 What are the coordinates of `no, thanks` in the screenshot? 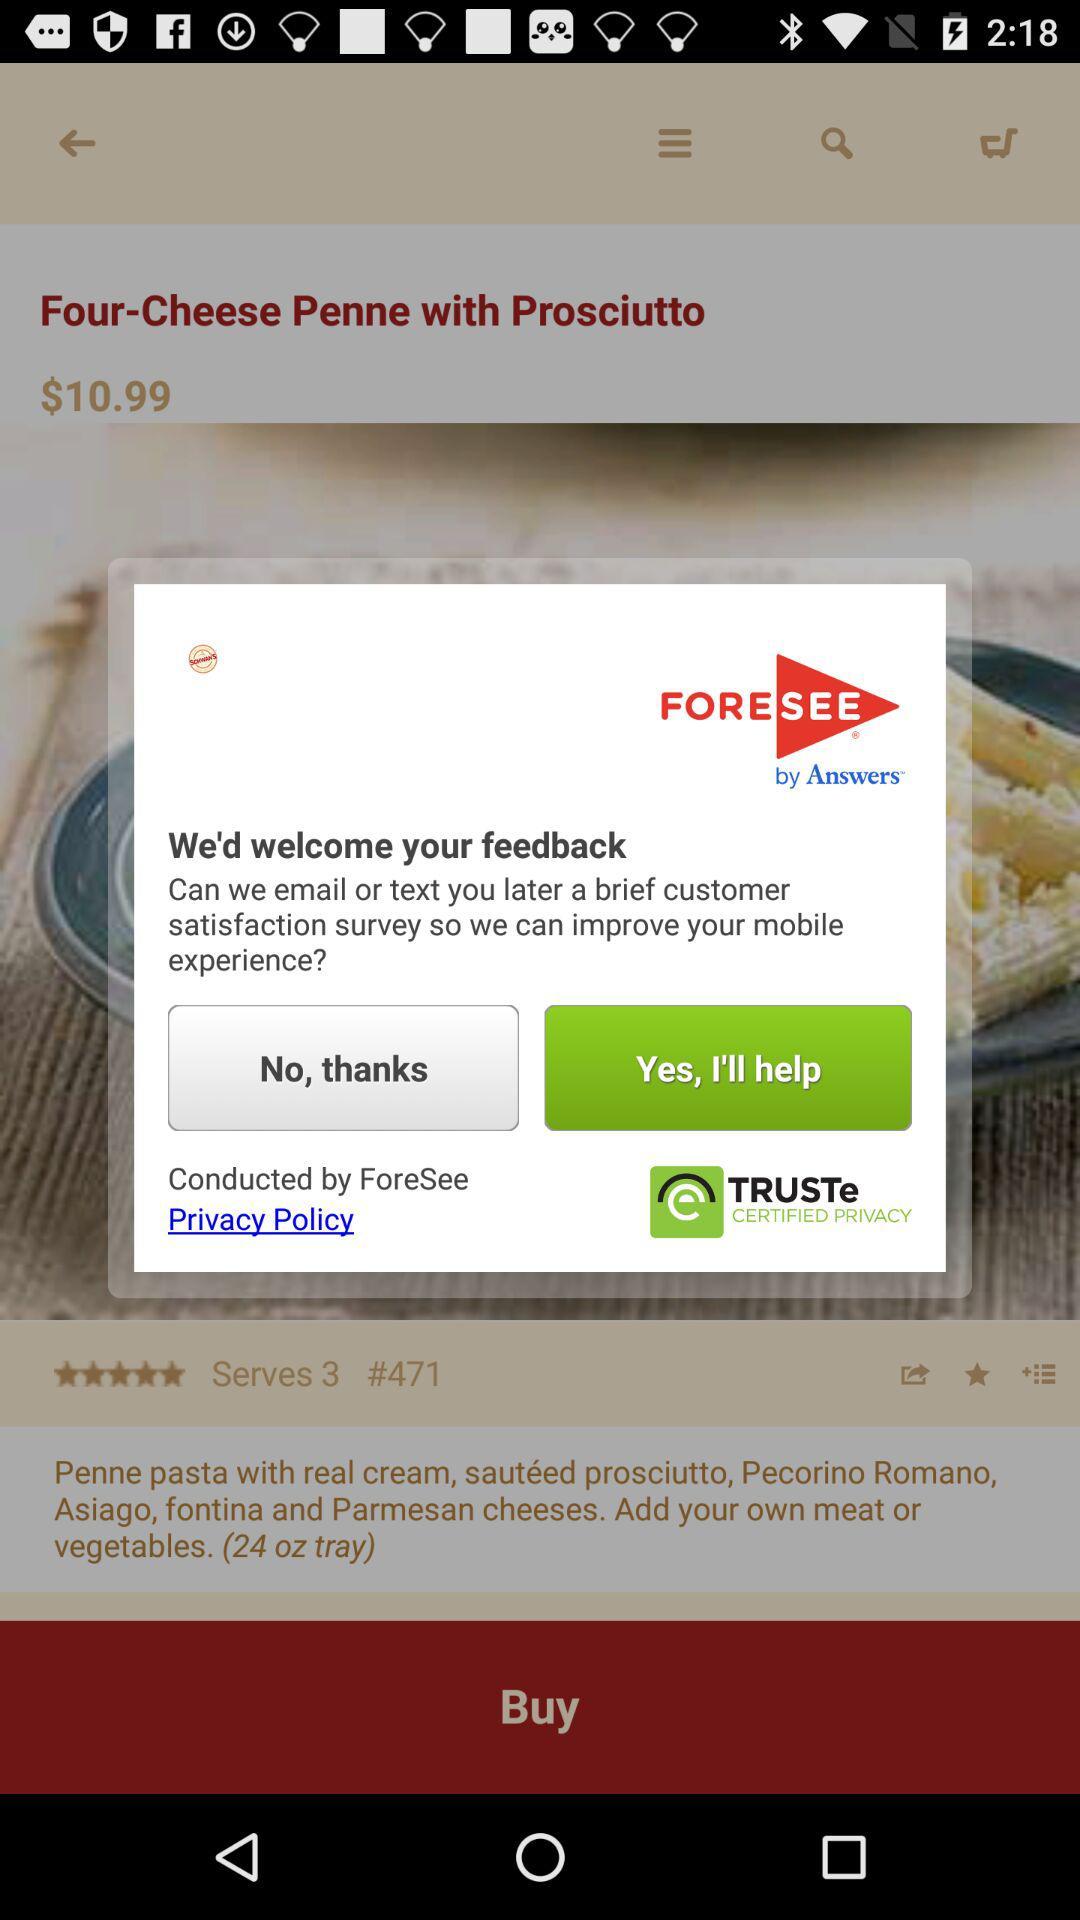 It's located at (342, 1067).